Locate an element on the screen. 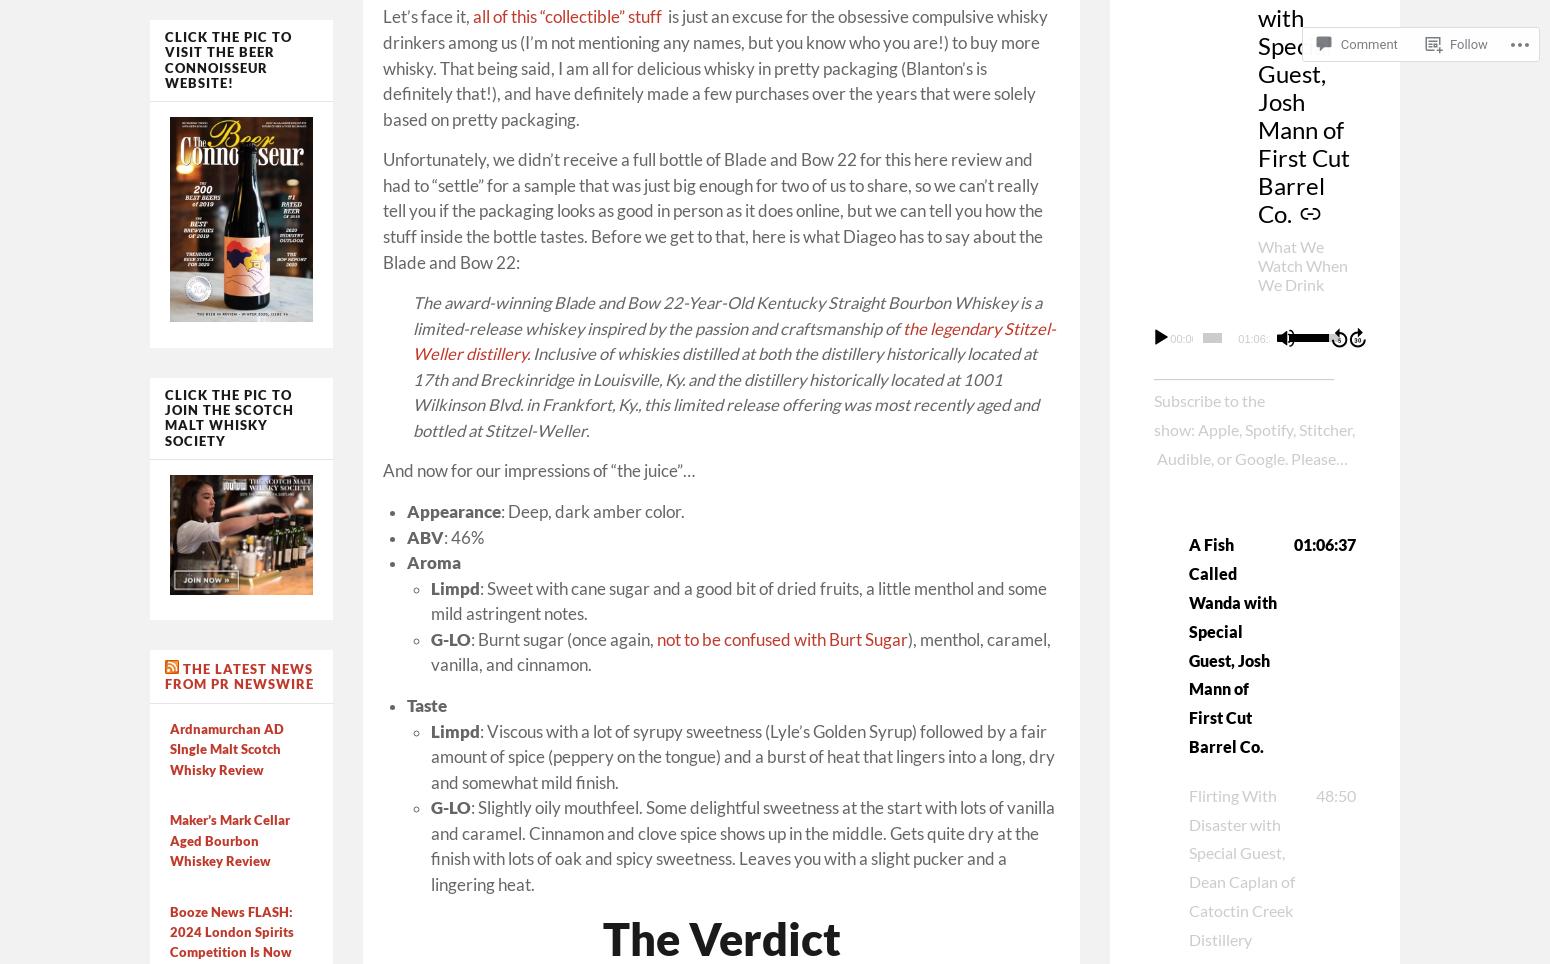 Image resolution: width=1550 pixels, height=964 pixels. 'What We Watch When We Drink' is located at coordinates (1301, 264).